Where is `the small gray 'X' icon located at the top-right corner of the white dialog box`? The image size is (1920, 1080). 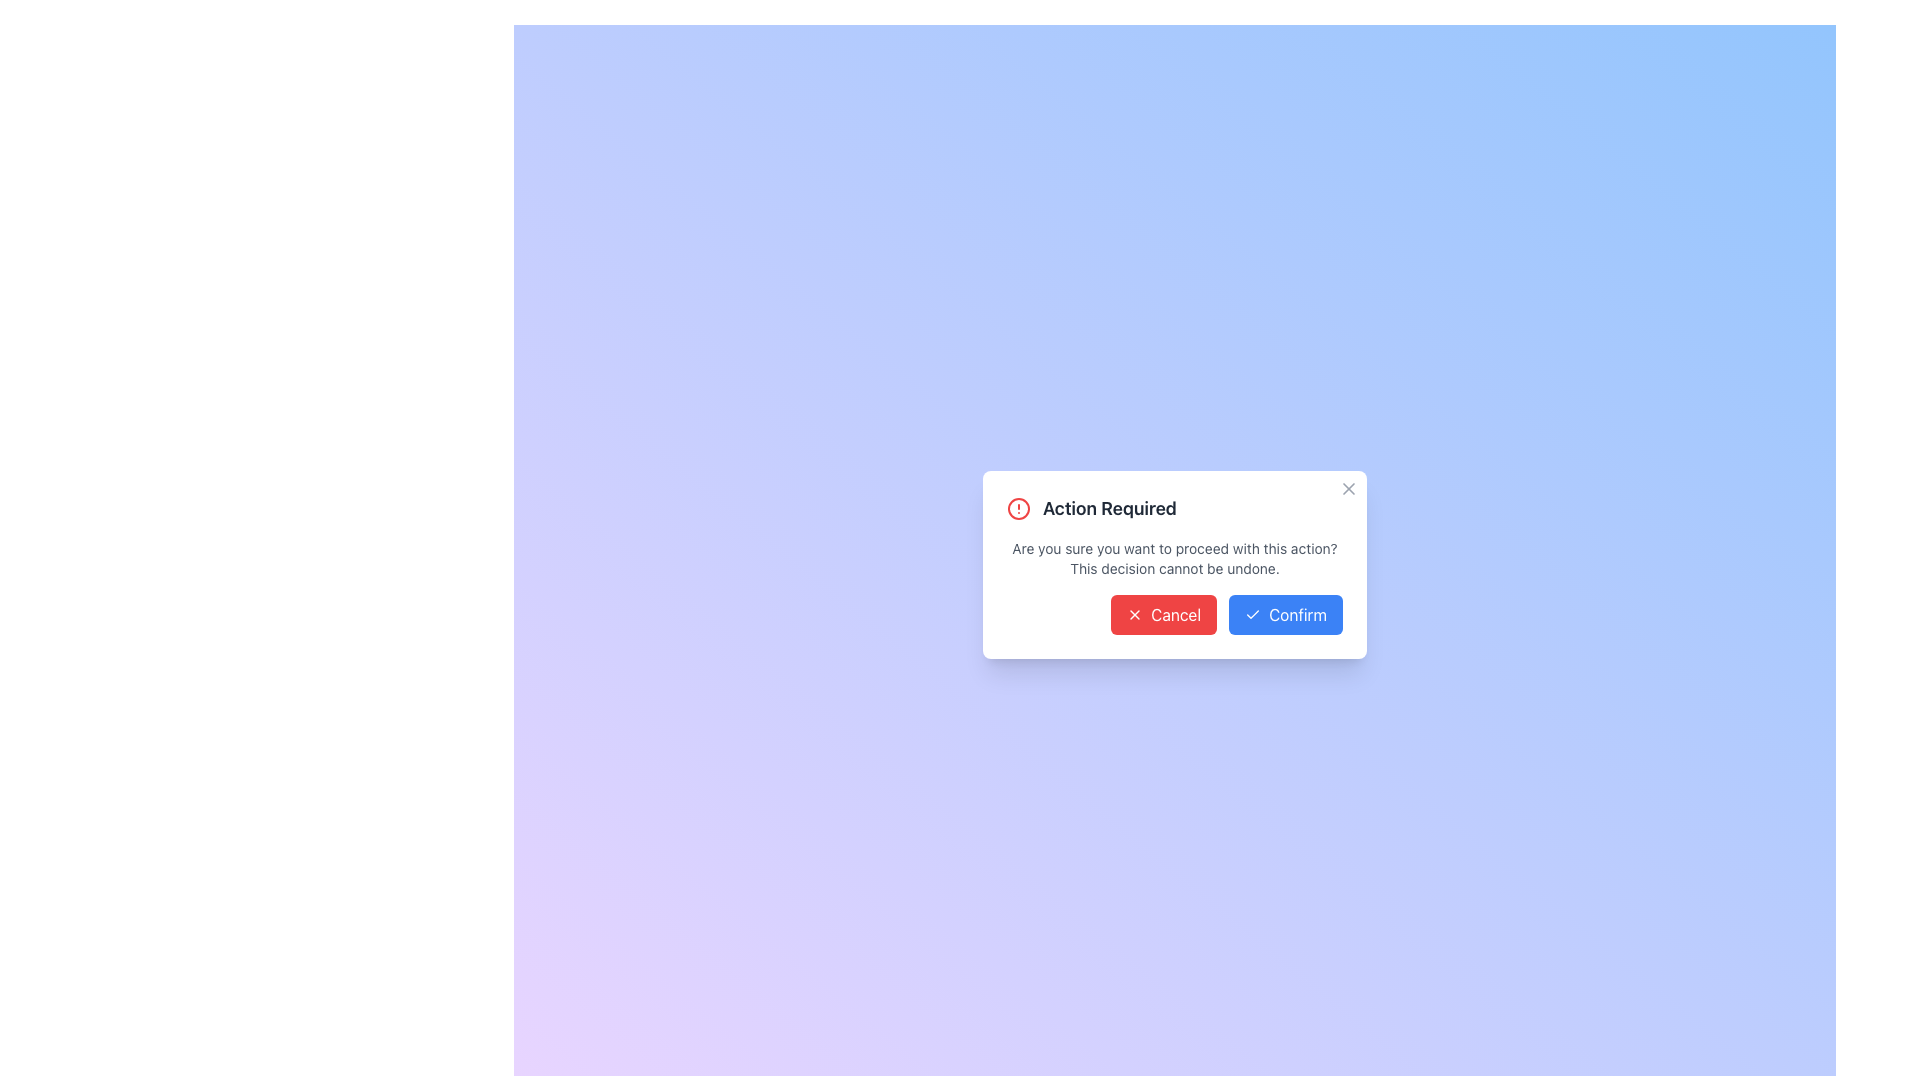 the small gray 'X' icon located at the top-right corner of the white dialog box is located at coordinates (1348, 489).